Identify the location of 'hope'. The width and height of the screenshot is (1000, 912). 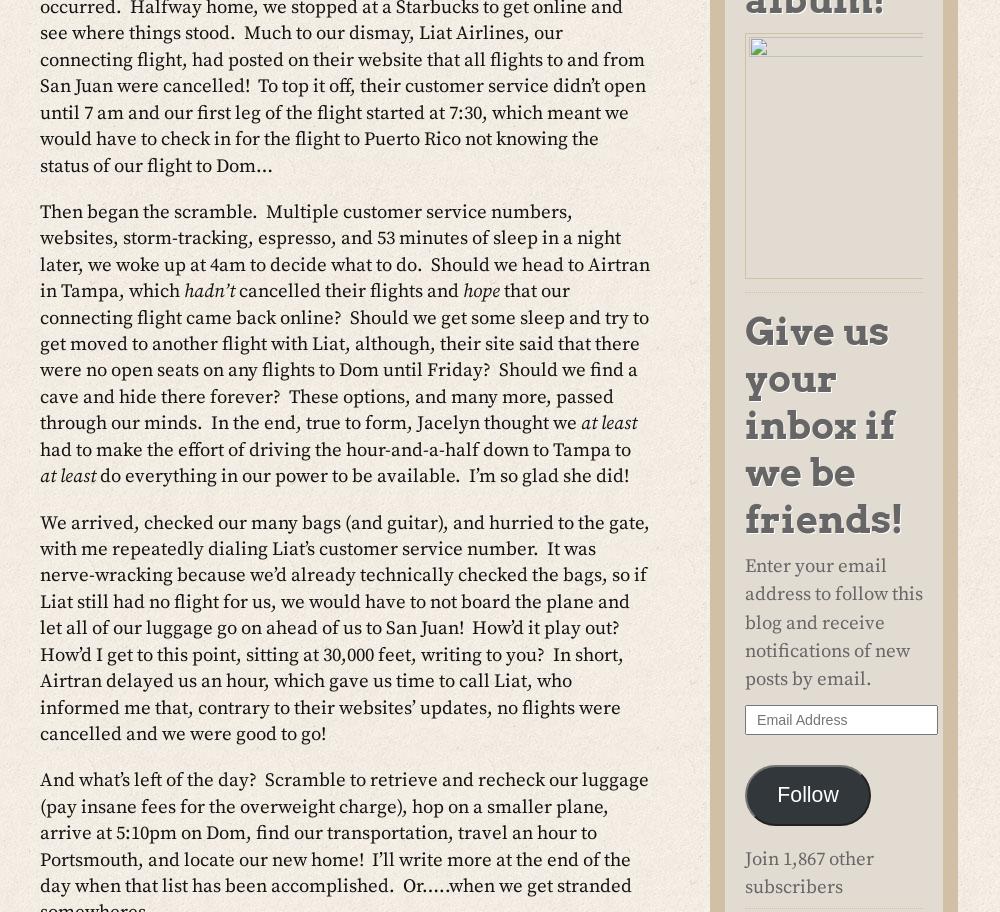
(480, 290).